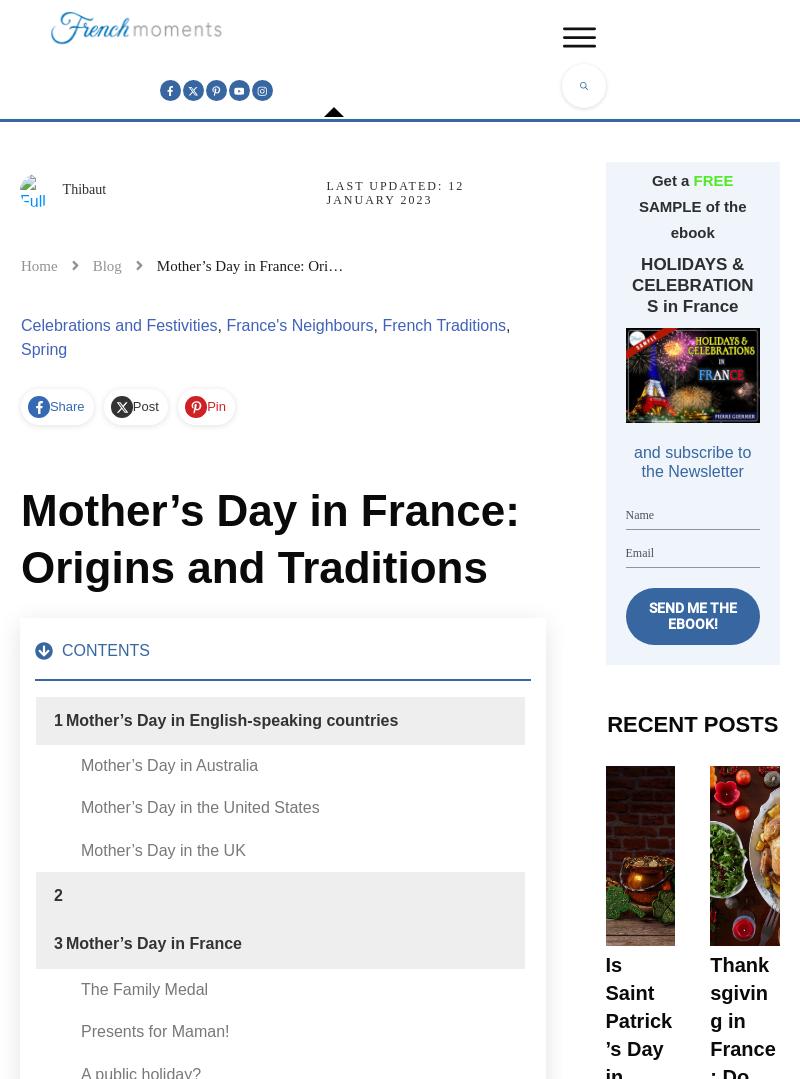 The width and height of the screenshot is (800, 1079). I want to click on 'Celebrations and Festivities', so click(117, 324).